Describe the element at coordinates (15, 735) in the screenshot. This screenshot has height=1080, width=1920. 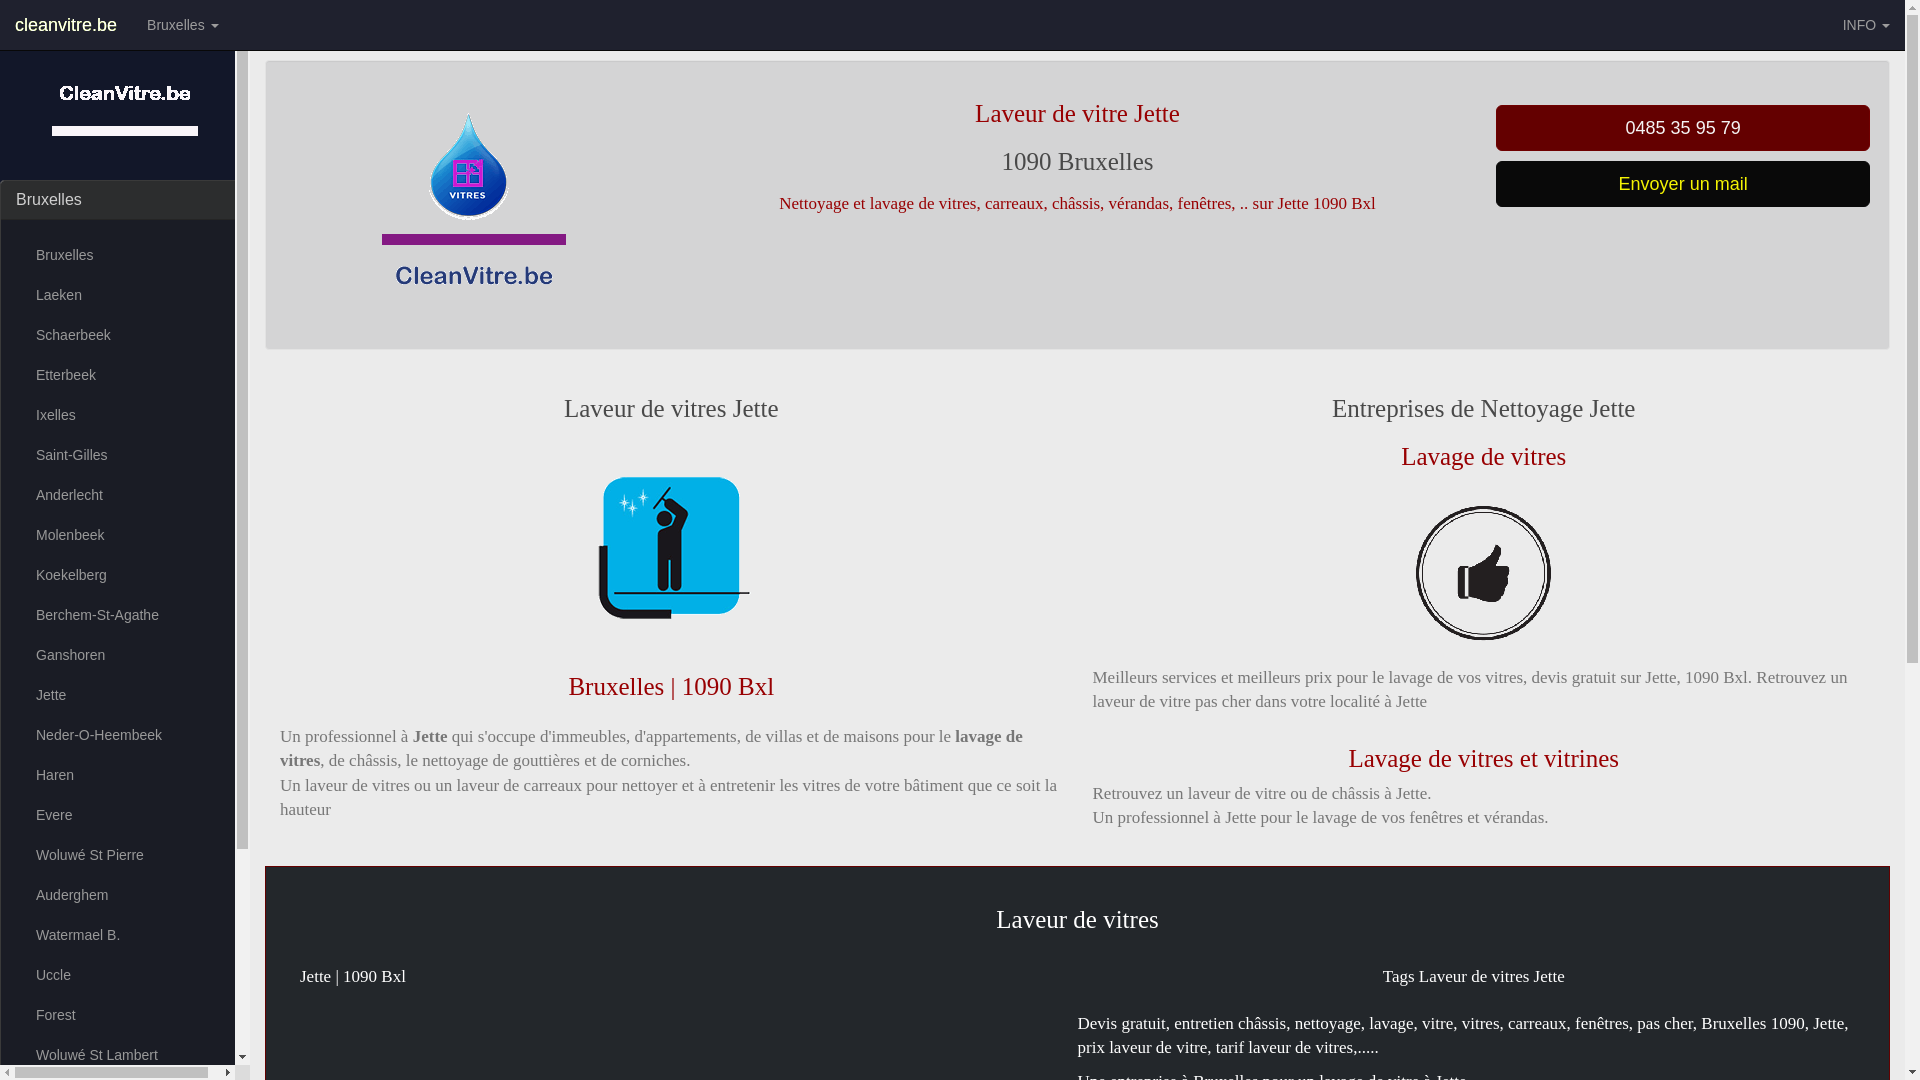
I see `'Neder-O-Heembeek'` at that location.